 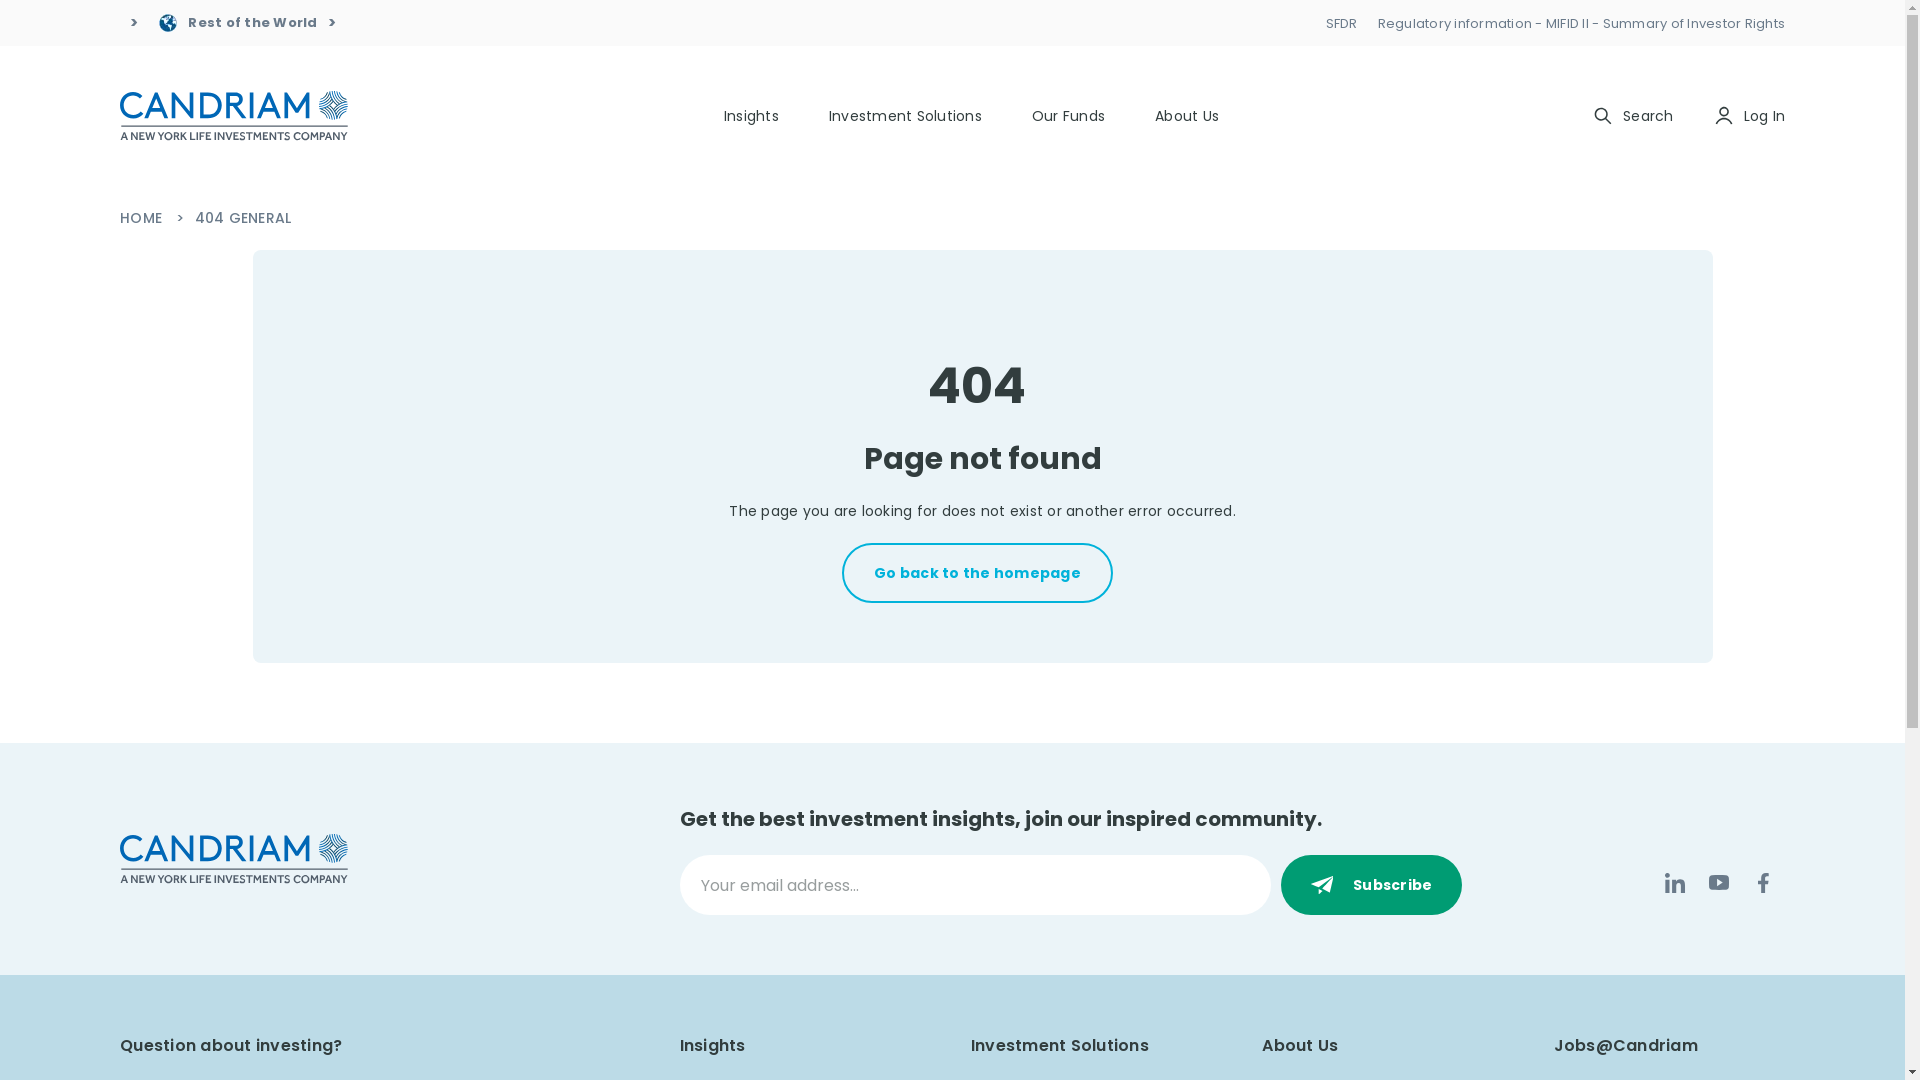 What do you see at coordinates (1633, 115) in the screenshot?
I see `'Search'` at bounding box center [1633, 115].